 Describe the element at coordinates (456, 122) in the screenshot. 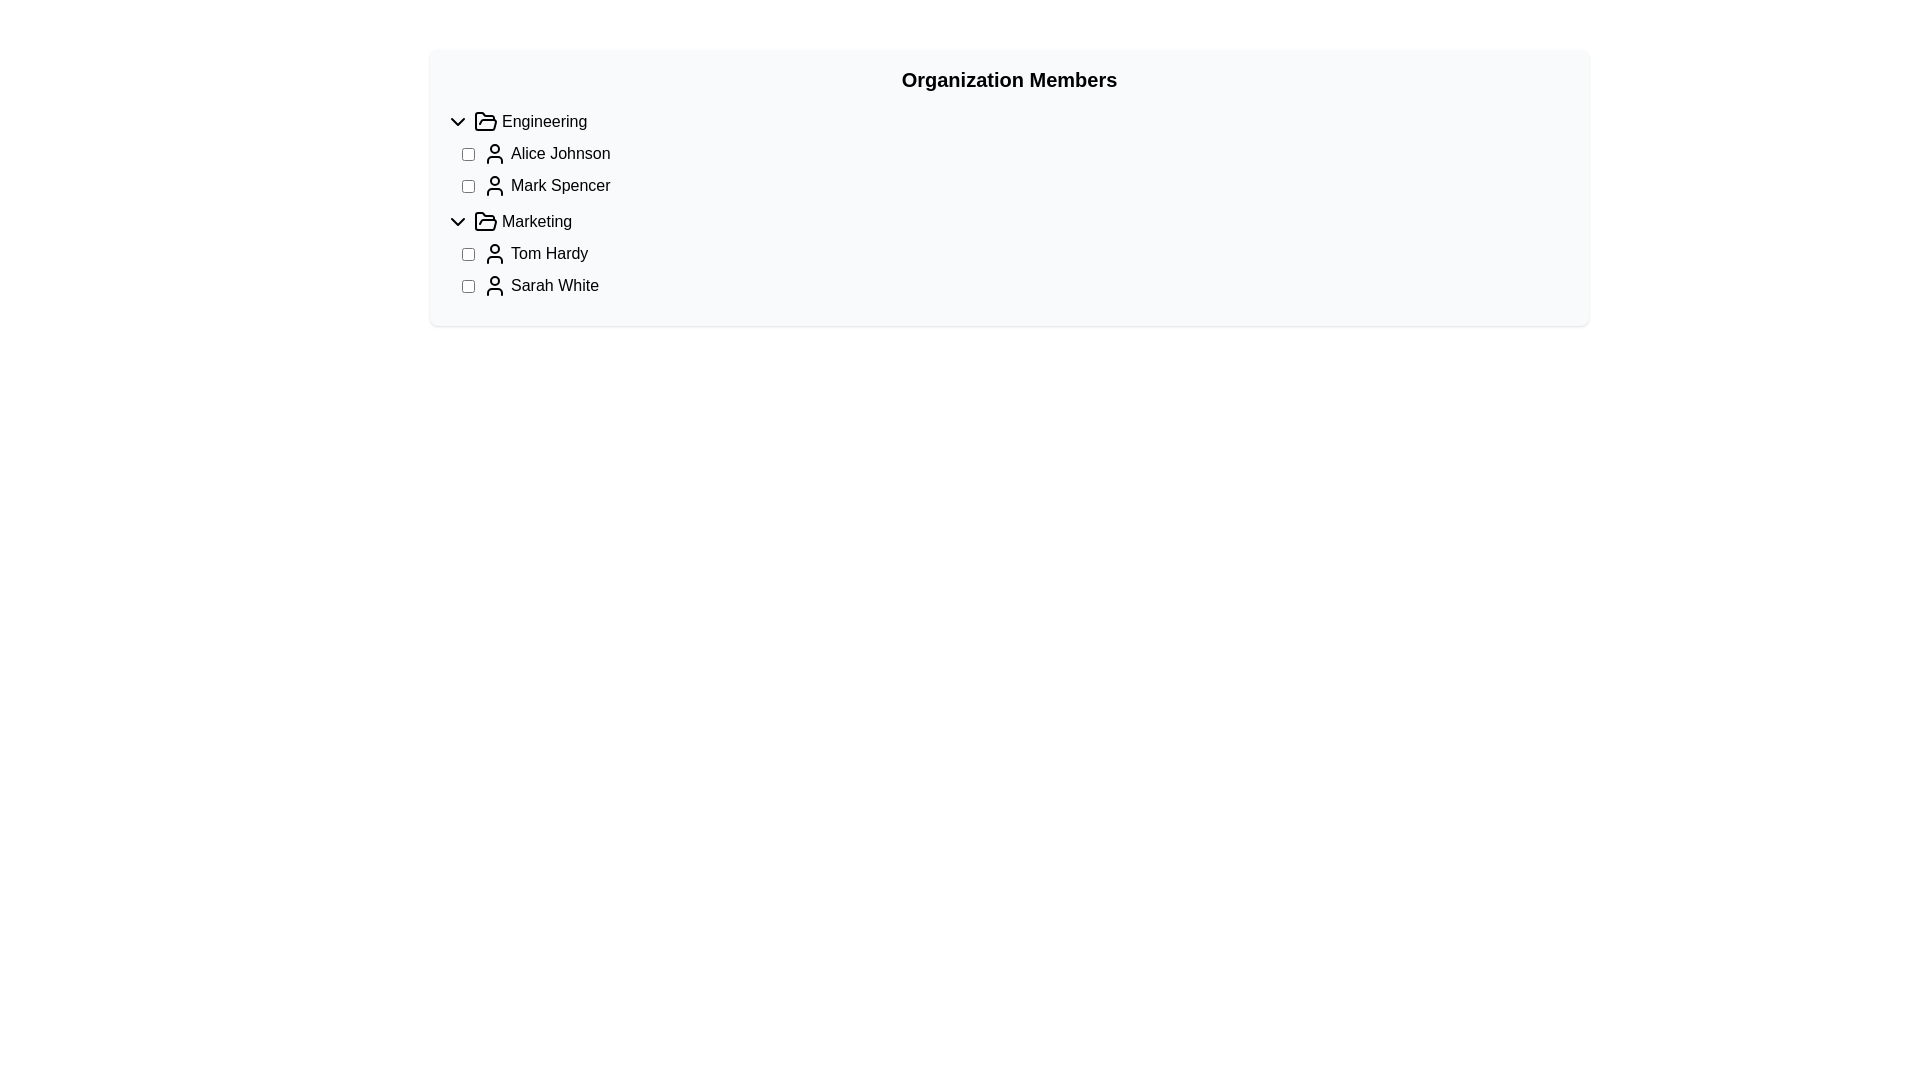

I see `the downward-facing chevron arrow toggle button located to the left of the 'Engineering' label` at that location.